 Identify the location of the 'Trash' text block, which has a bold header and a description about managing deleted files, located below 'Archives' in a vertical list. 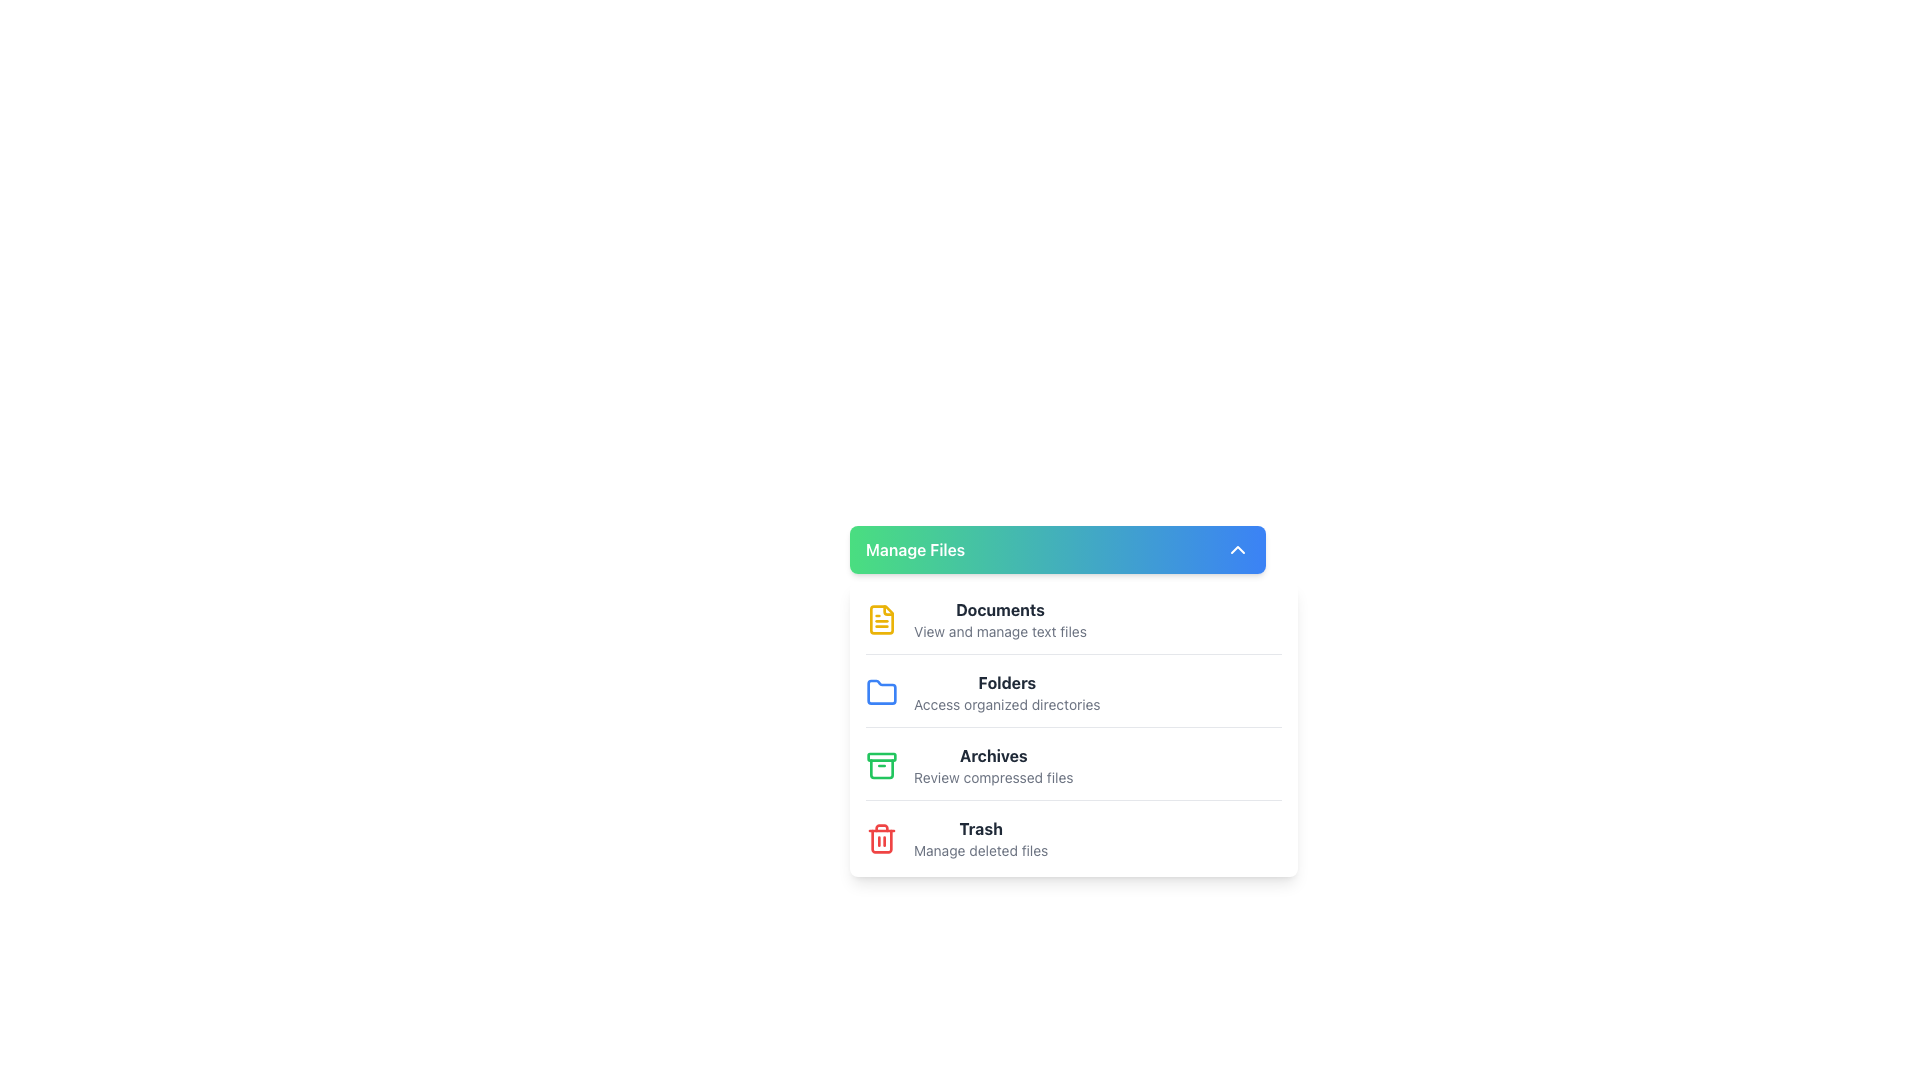
(981, 839).